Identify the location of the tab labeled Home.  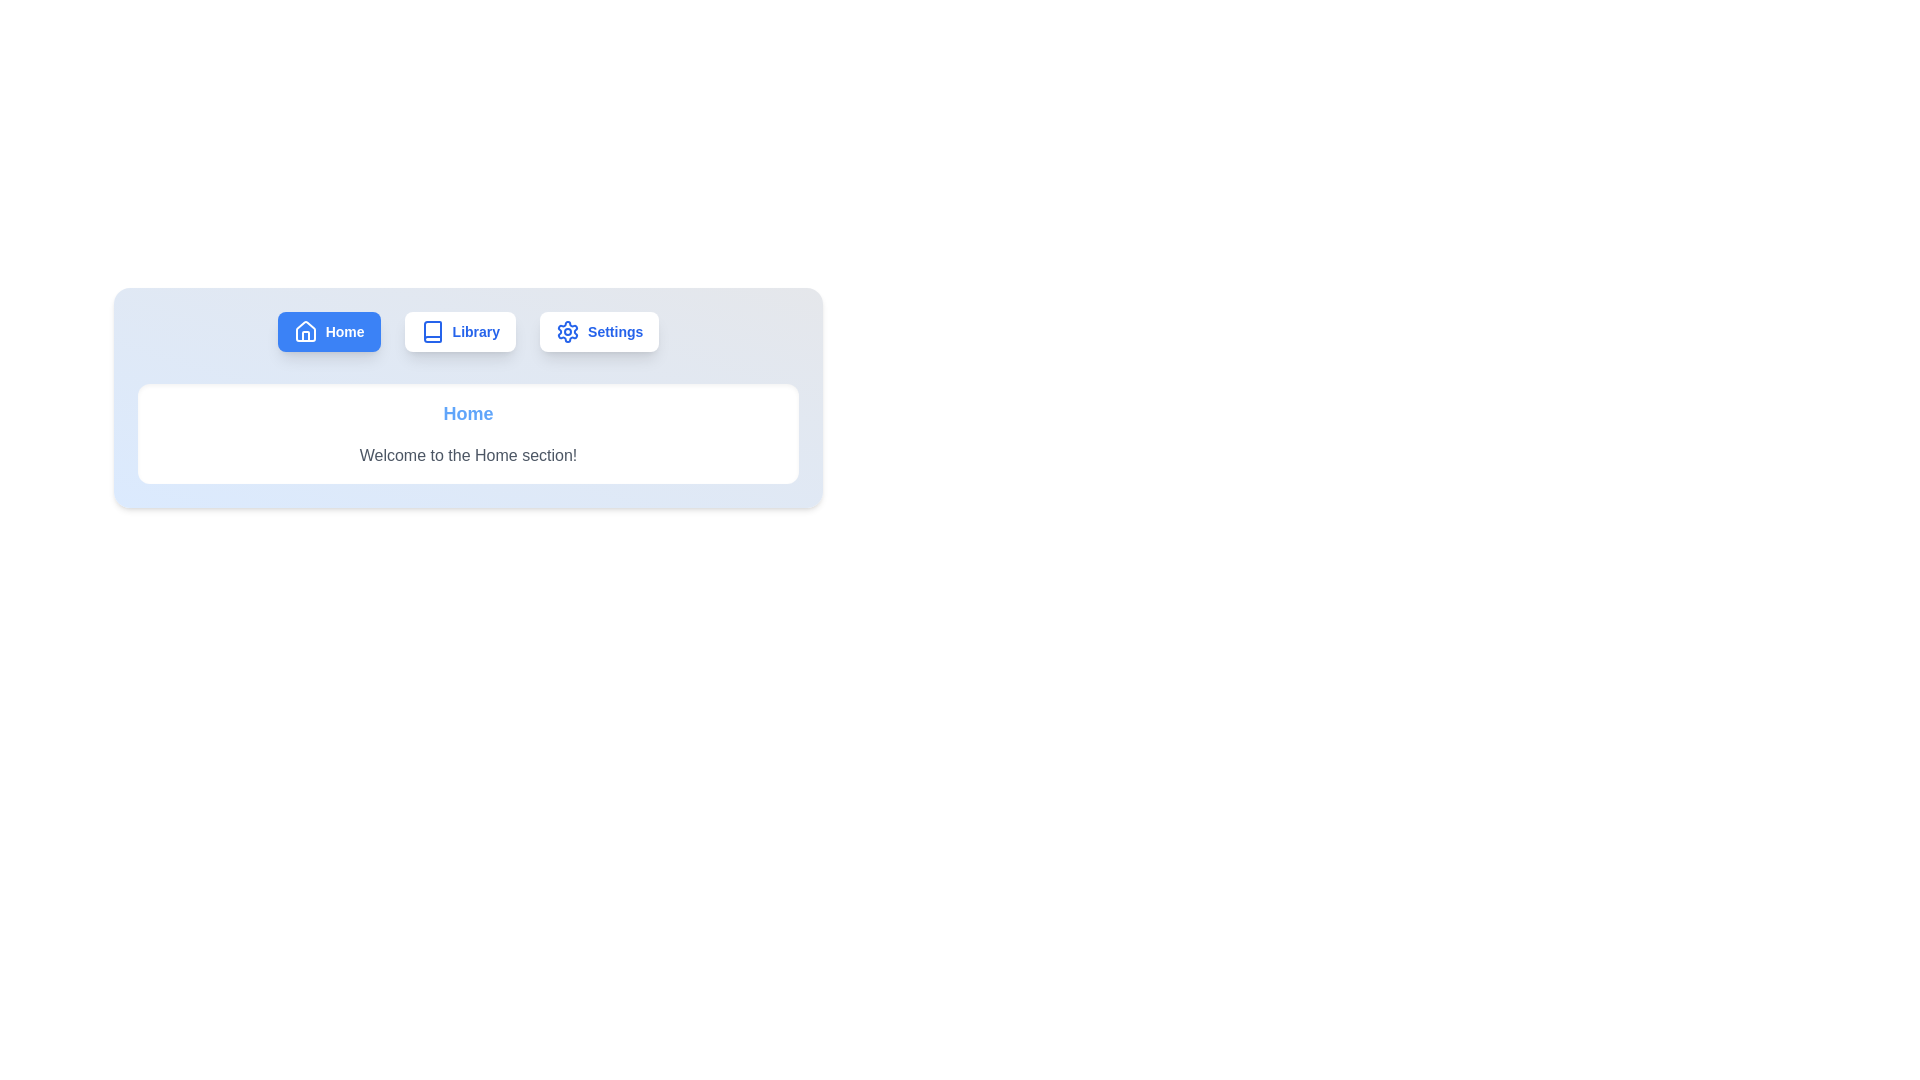
(329, 330).